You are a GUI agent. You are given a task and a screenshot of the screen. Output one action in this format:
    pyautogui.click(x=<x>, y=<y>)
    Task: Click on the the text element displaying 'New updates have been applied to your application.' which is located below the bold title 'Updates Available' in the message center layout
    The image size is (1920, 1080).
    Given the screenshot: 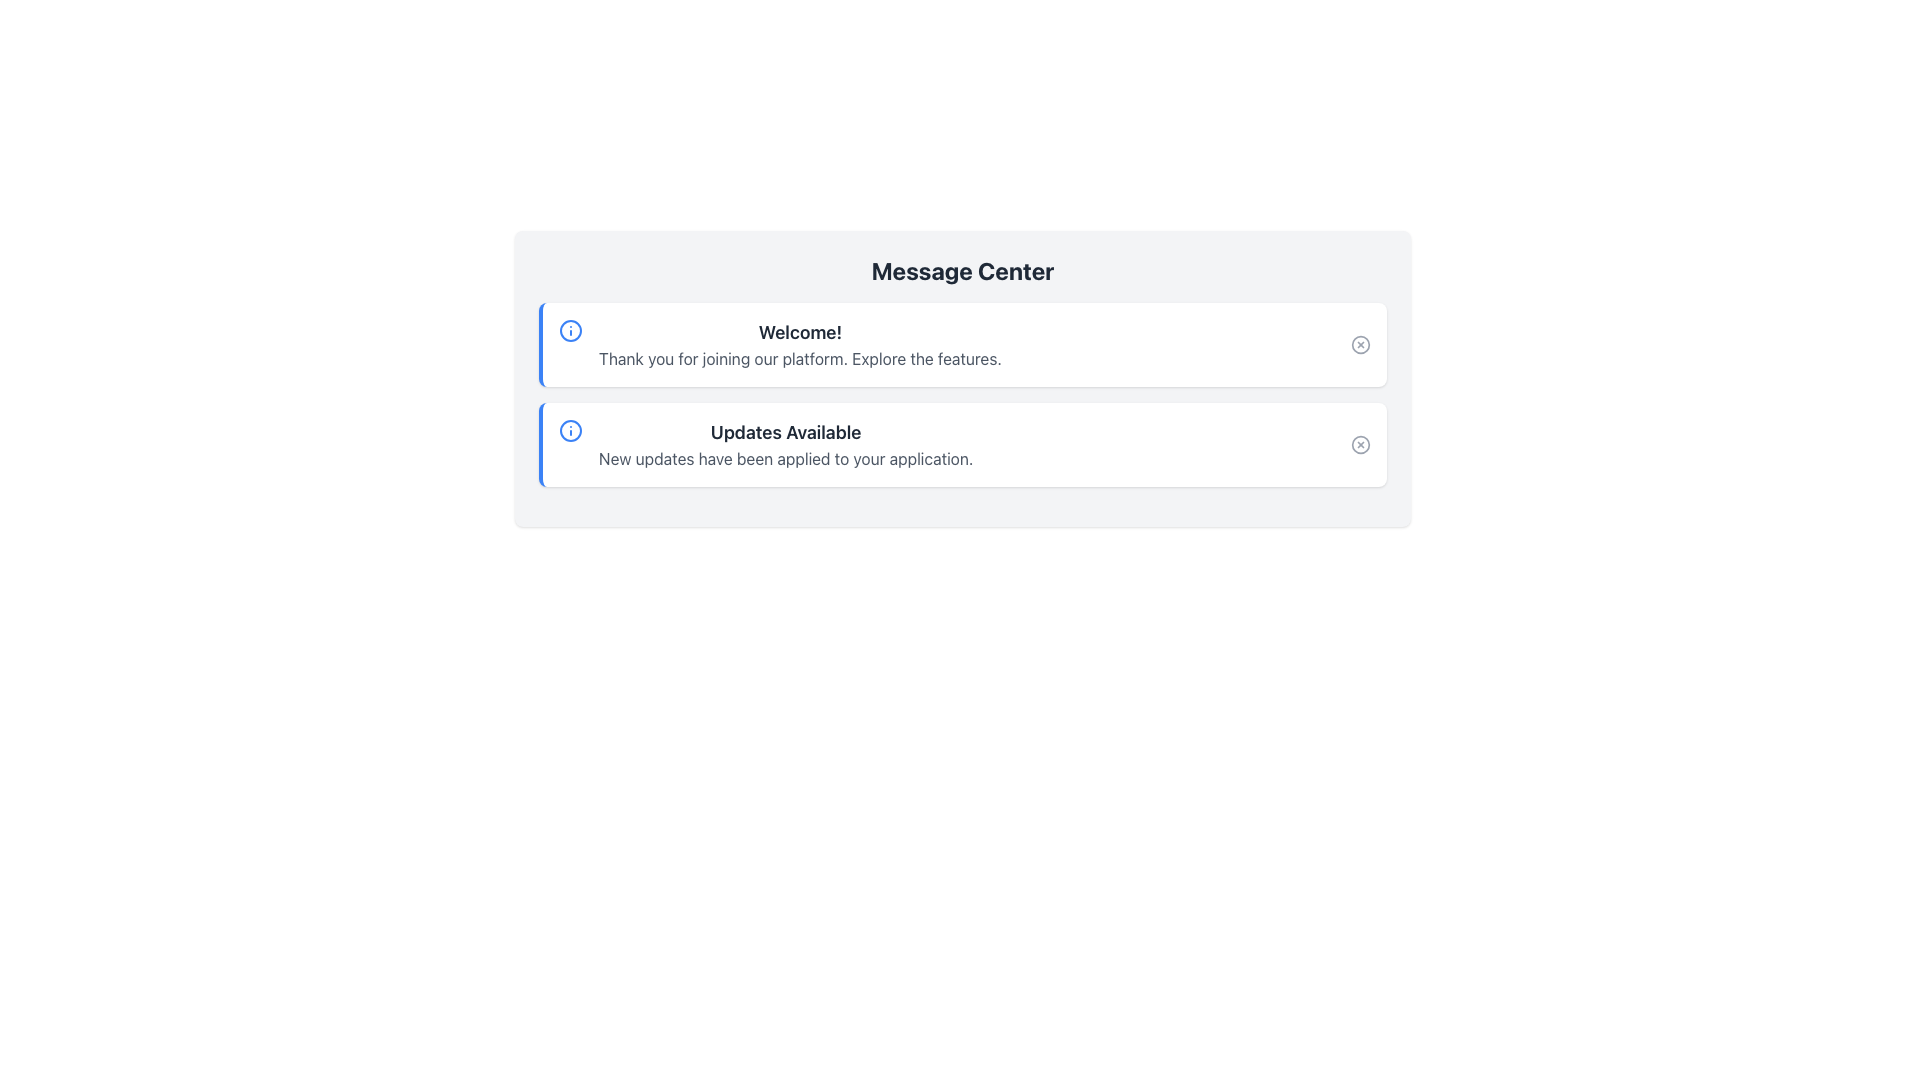 What is the action you would take?
    pyautogui.click(x=785, y=459)
    